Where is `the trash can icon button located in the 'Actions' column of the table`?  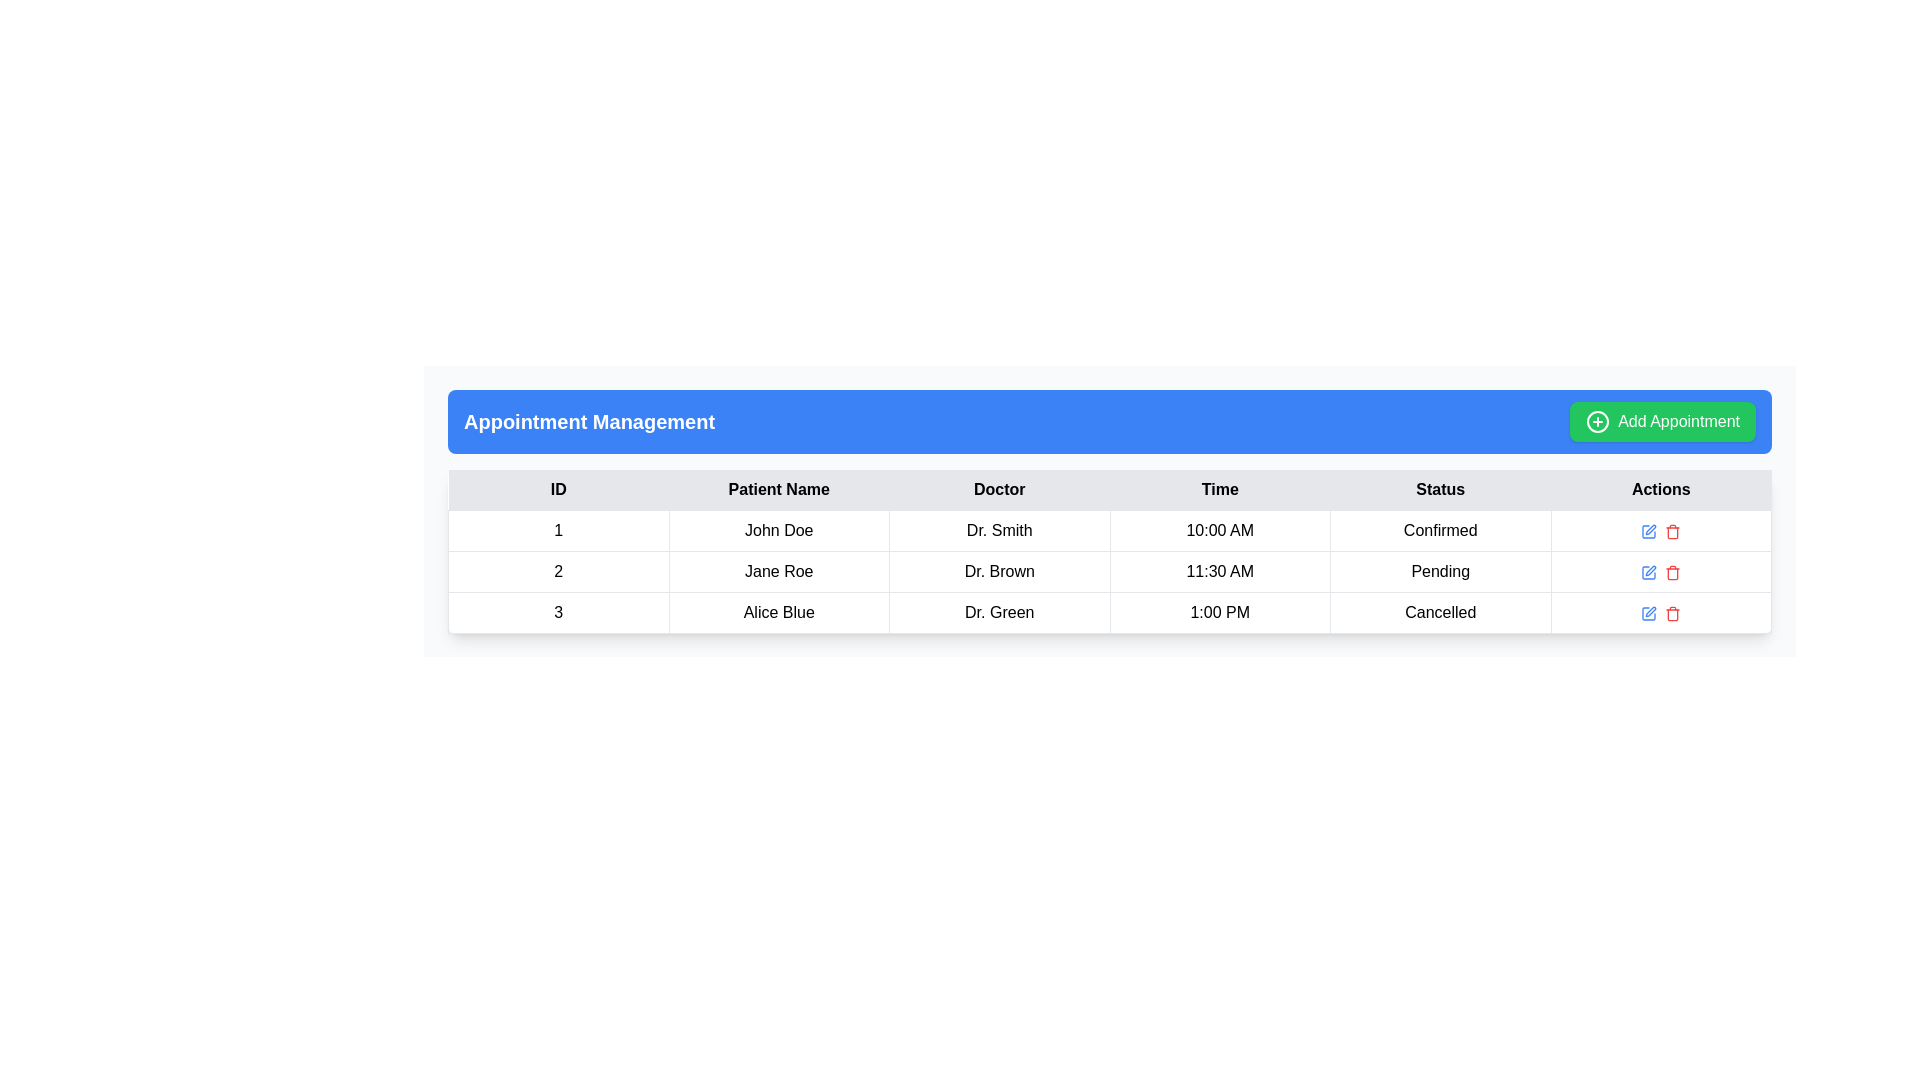 the trash can icon button located in the 'Actions' column of the table is located at coordinates (1673, 612).